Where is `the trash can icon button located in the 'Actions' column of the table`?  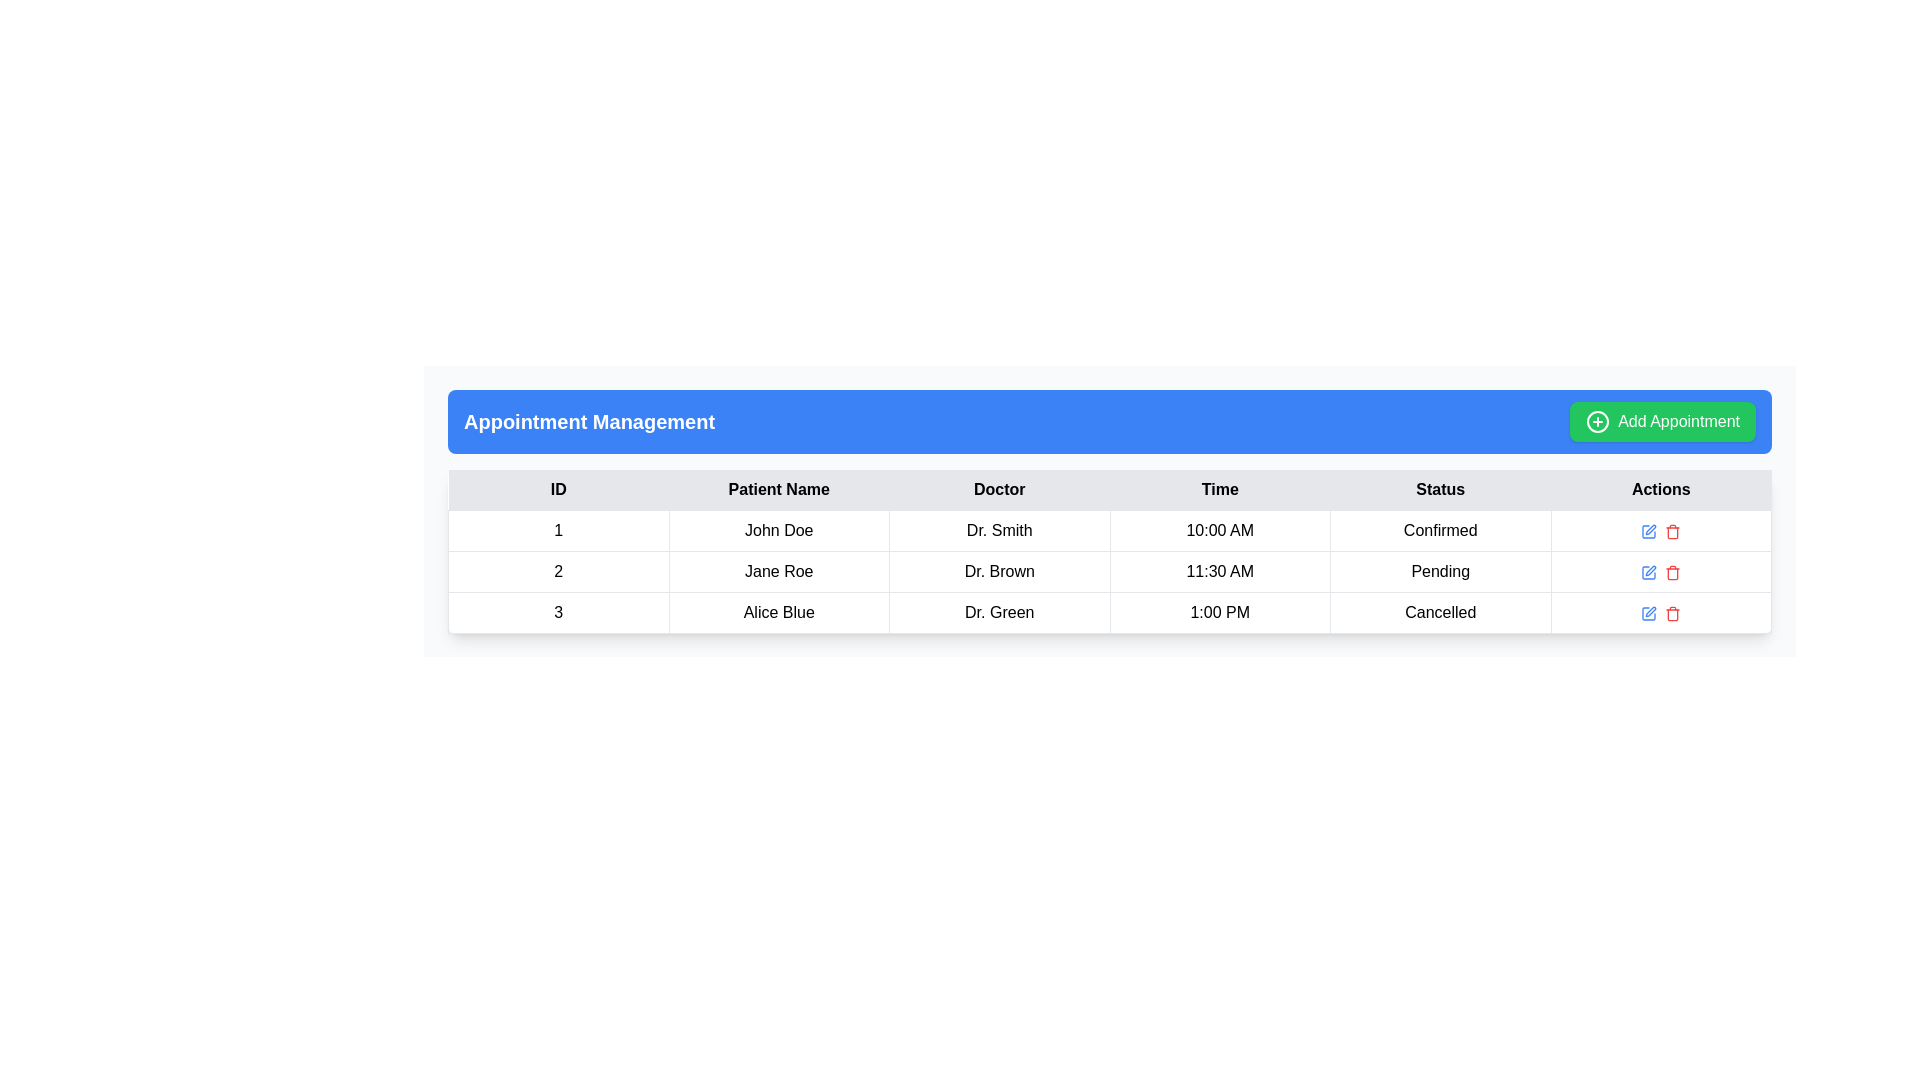 the trash can icon button located in the 'Actions' column of the table is located at coordinates (1673, 612).